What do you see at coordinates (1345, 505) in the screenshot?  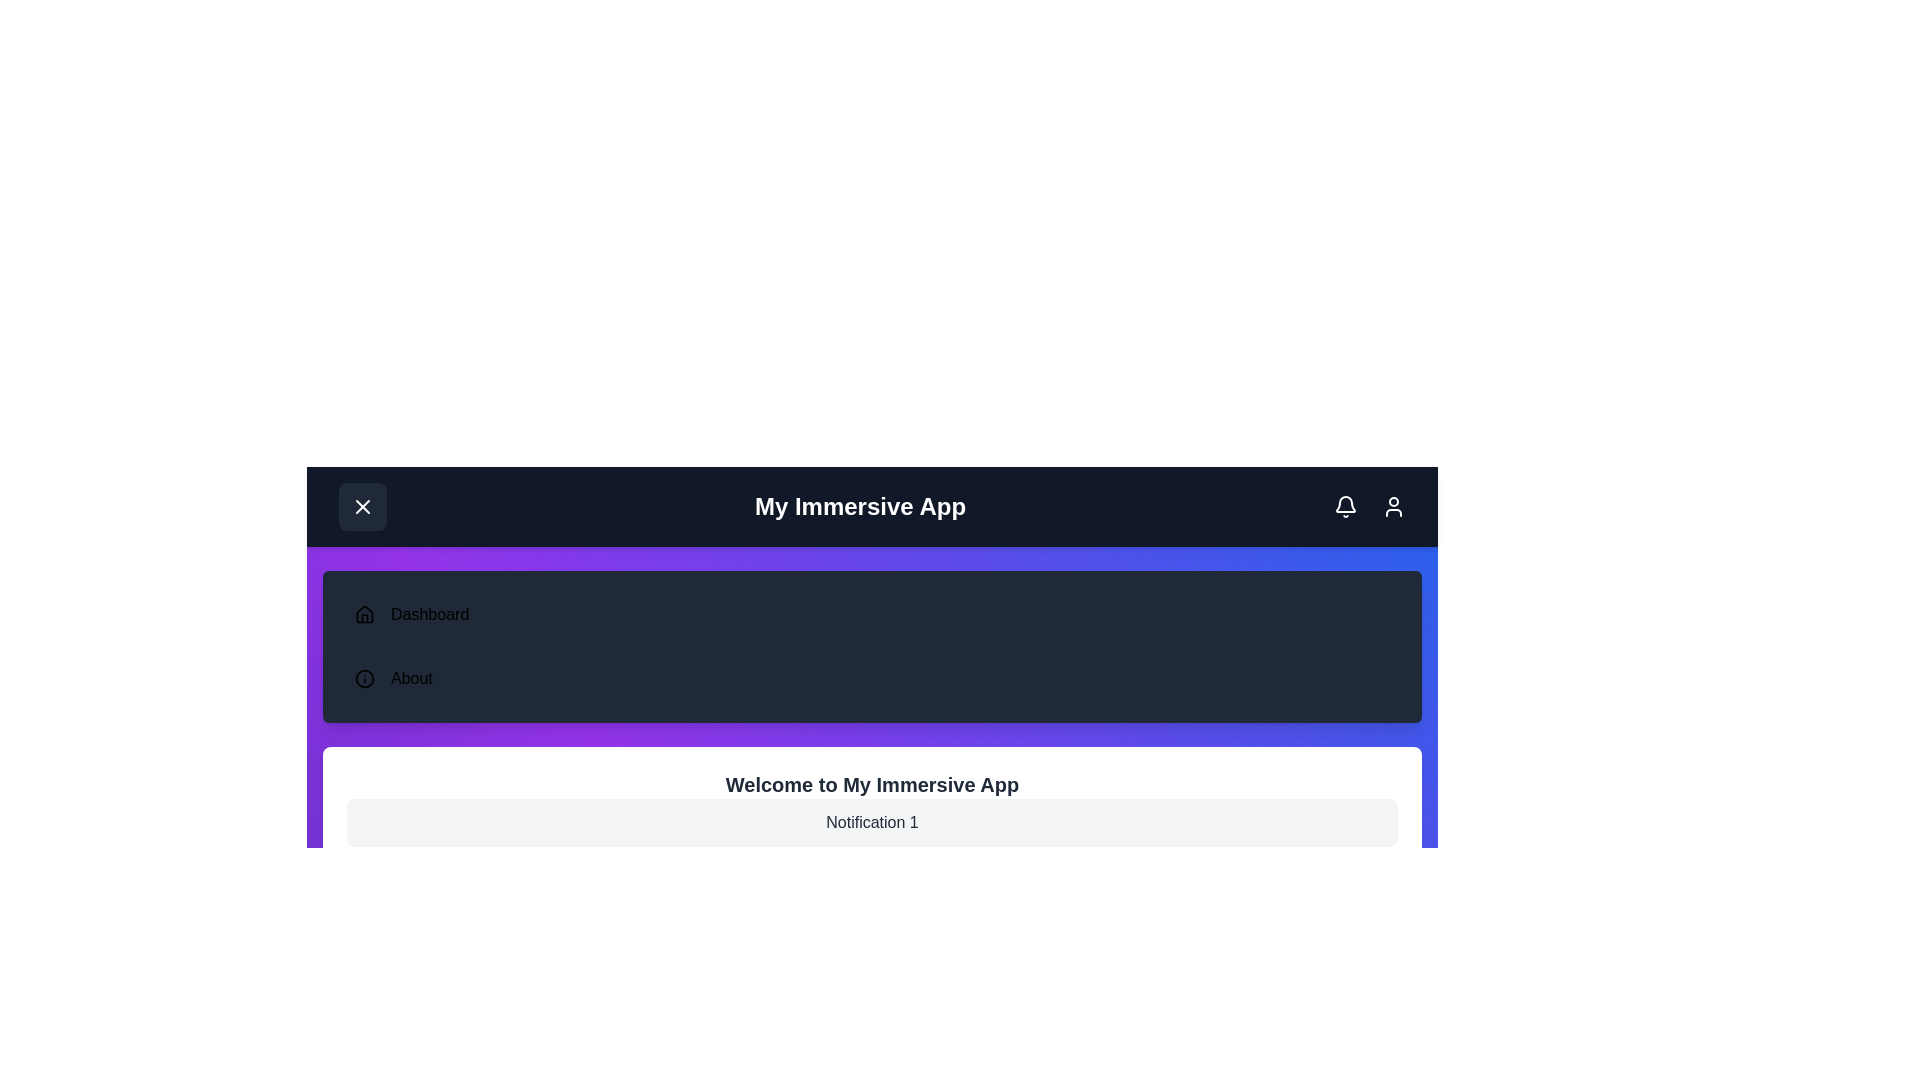 I see `the bell icon to toggle the visibility of the notifications panel` at bounding box center [1345, 505].